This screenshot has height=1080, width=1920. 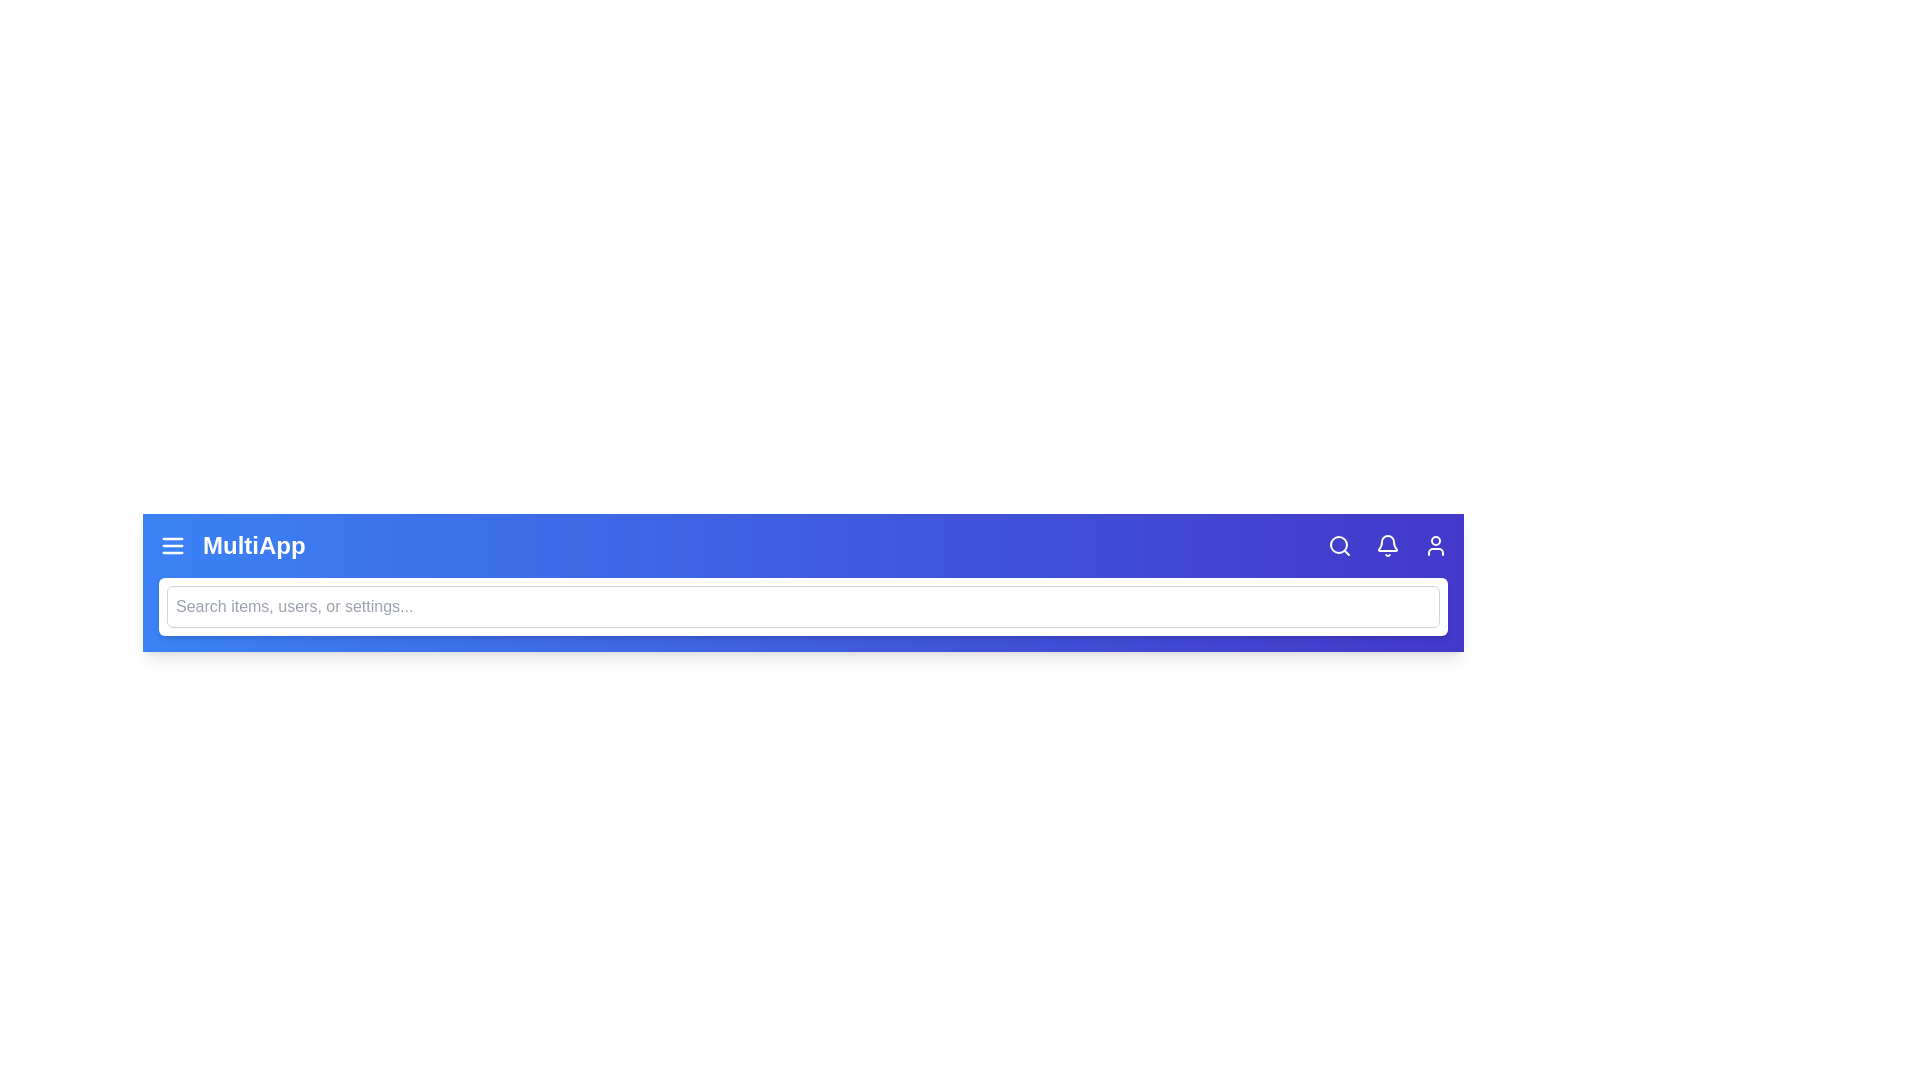 What do you see at coordinates (253, 546) in the screenshot?
I see `the application title text 'MultiApp'` at bounding box center [253, 546].